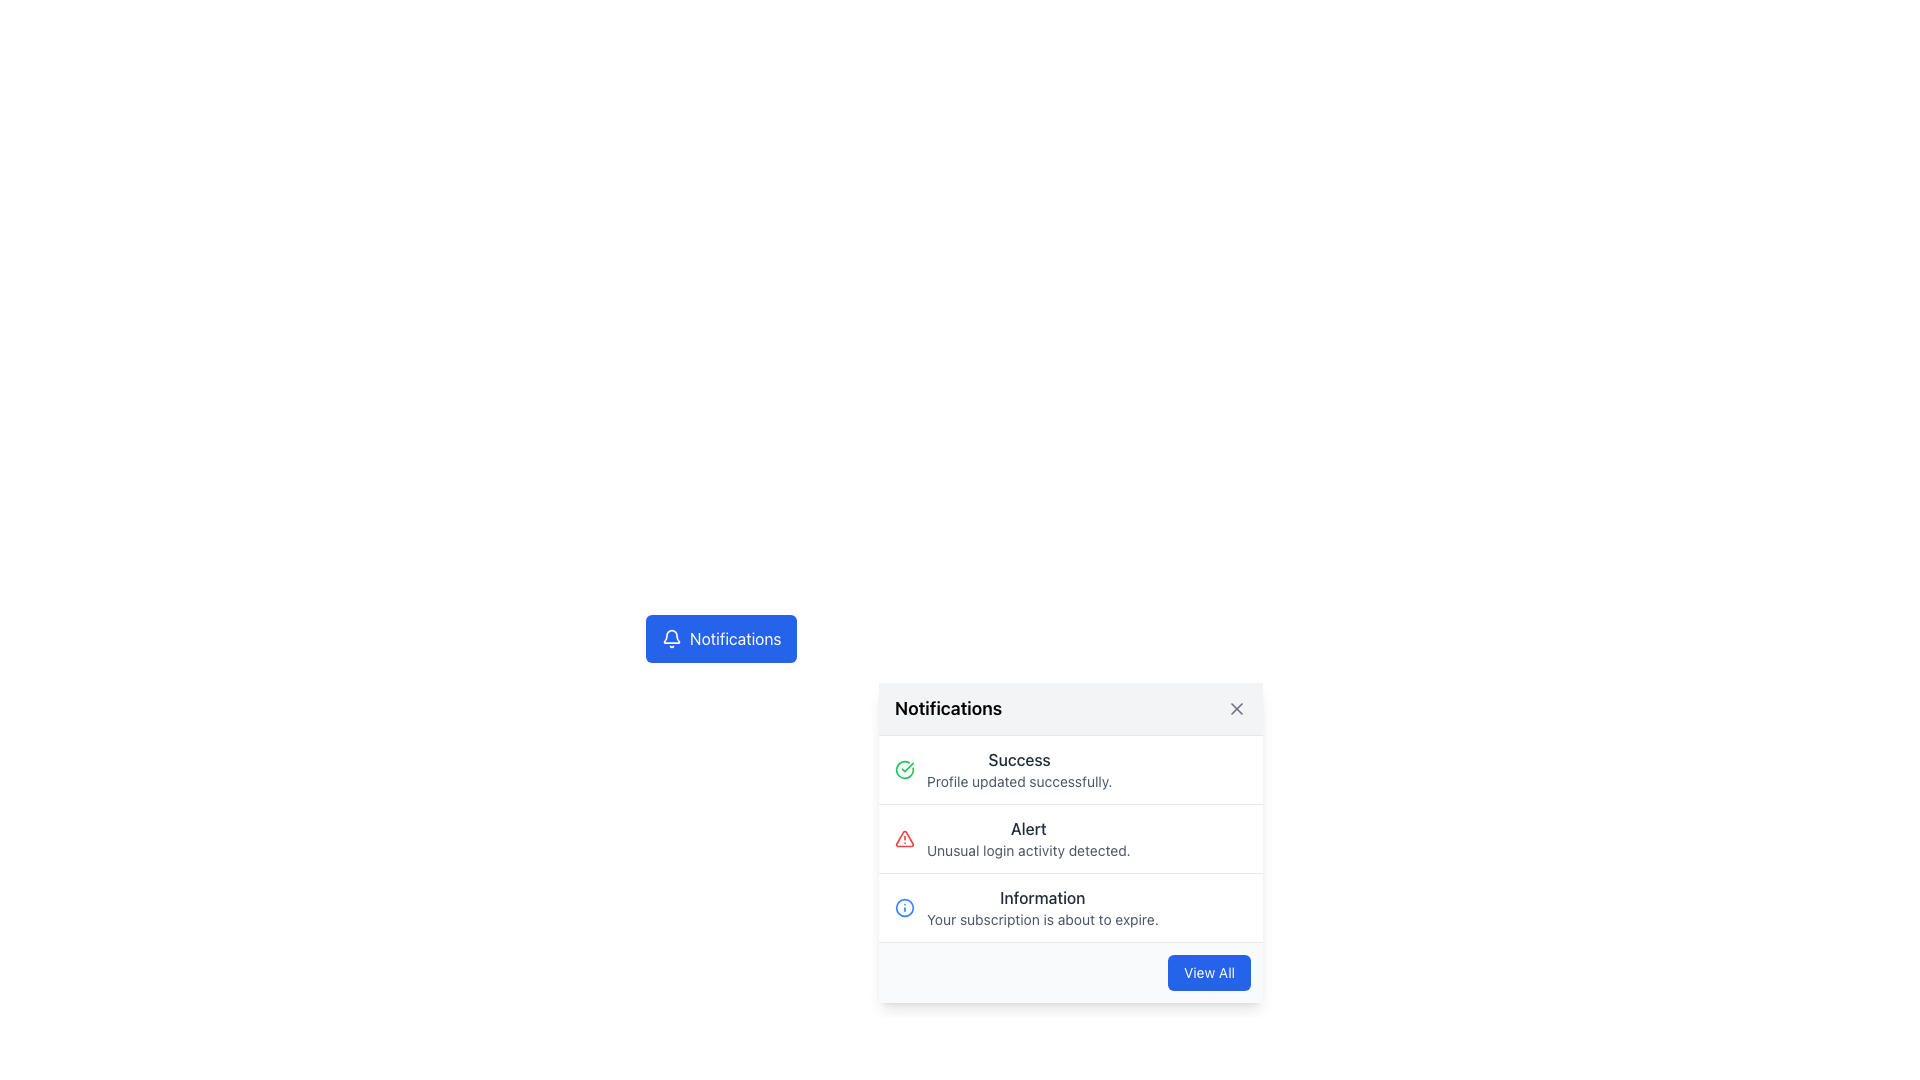 This screenshot has height=1080, width=1920. What do you see at coordinates (1028, 839) in the screenshot?
I see `alert message displayed in the notification entry with the header 'Alert' indicating unusual login activity detected` at bounding box center [1028, 839].